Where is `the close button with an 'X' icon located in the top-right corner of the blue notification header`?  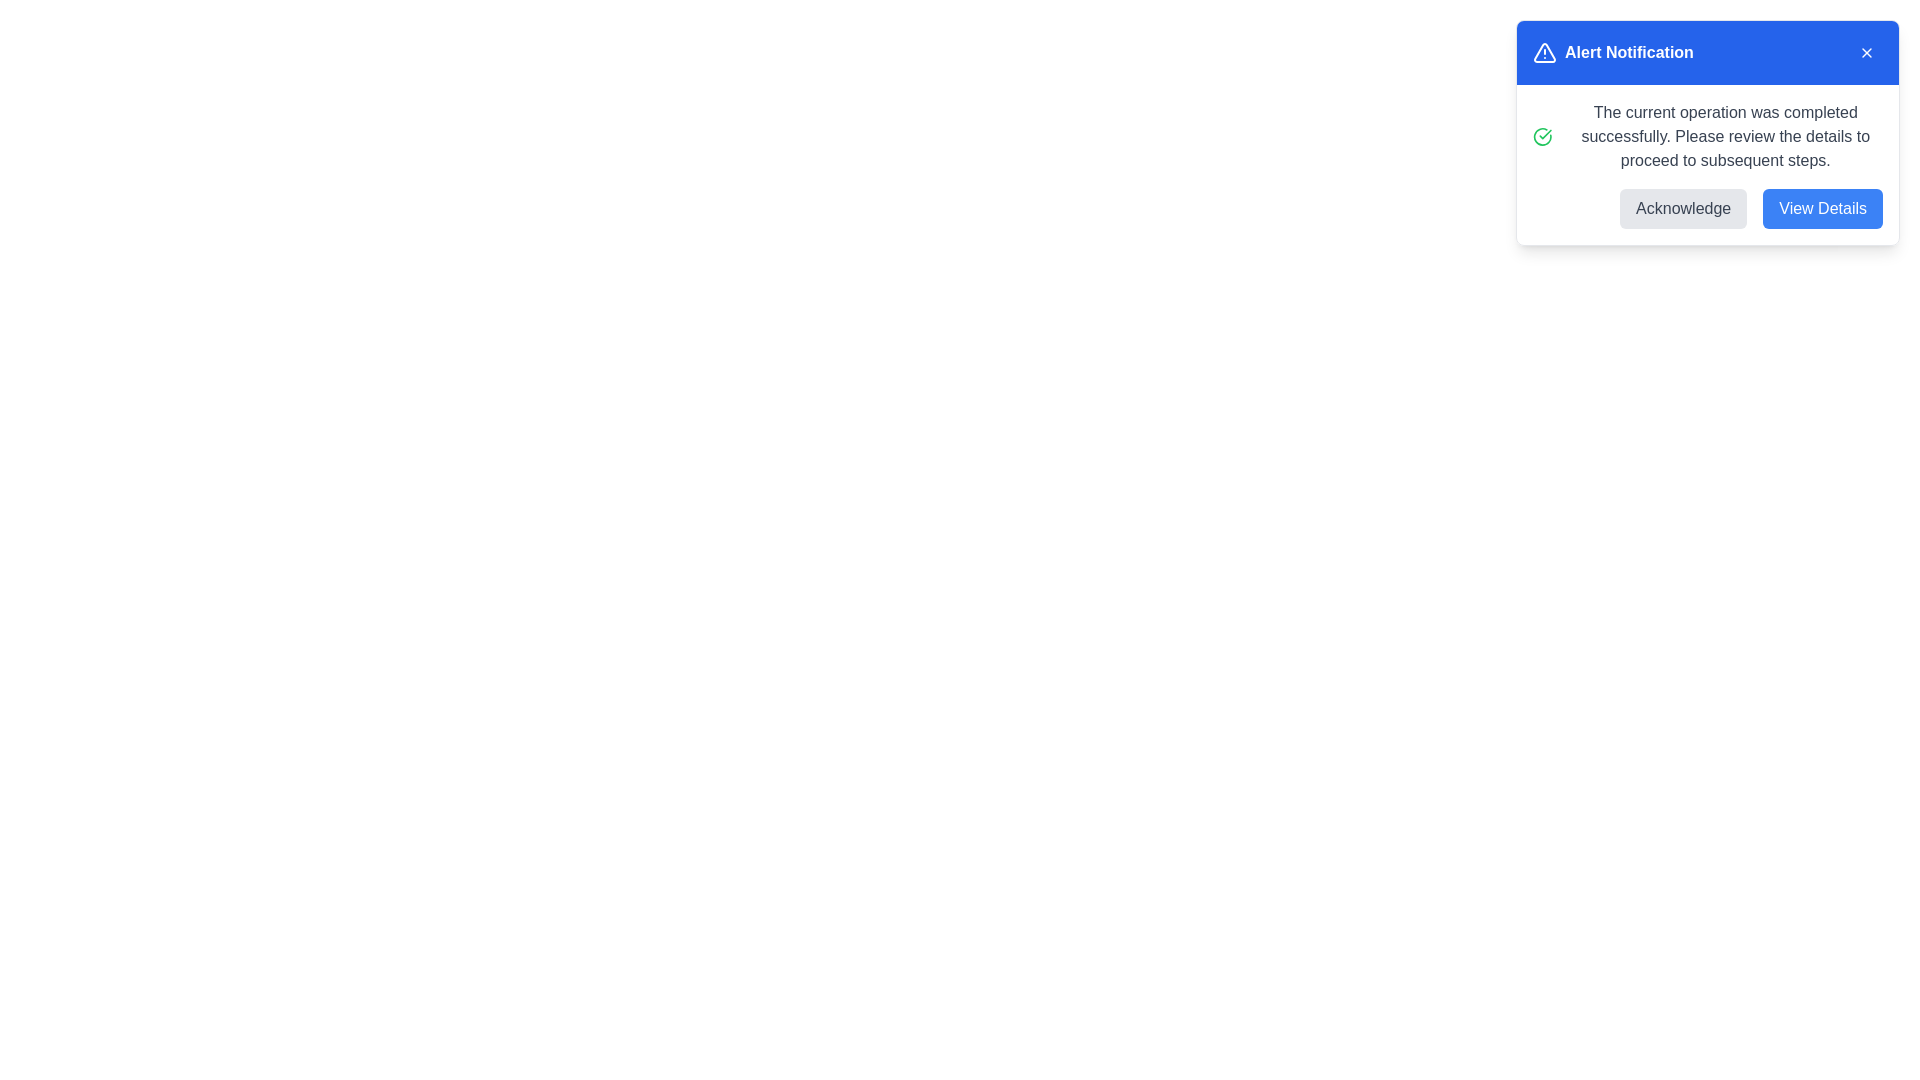 the close button with an 'X' icon located in the top-right corner of the blue notification header is located at coordinates (1866, 52).